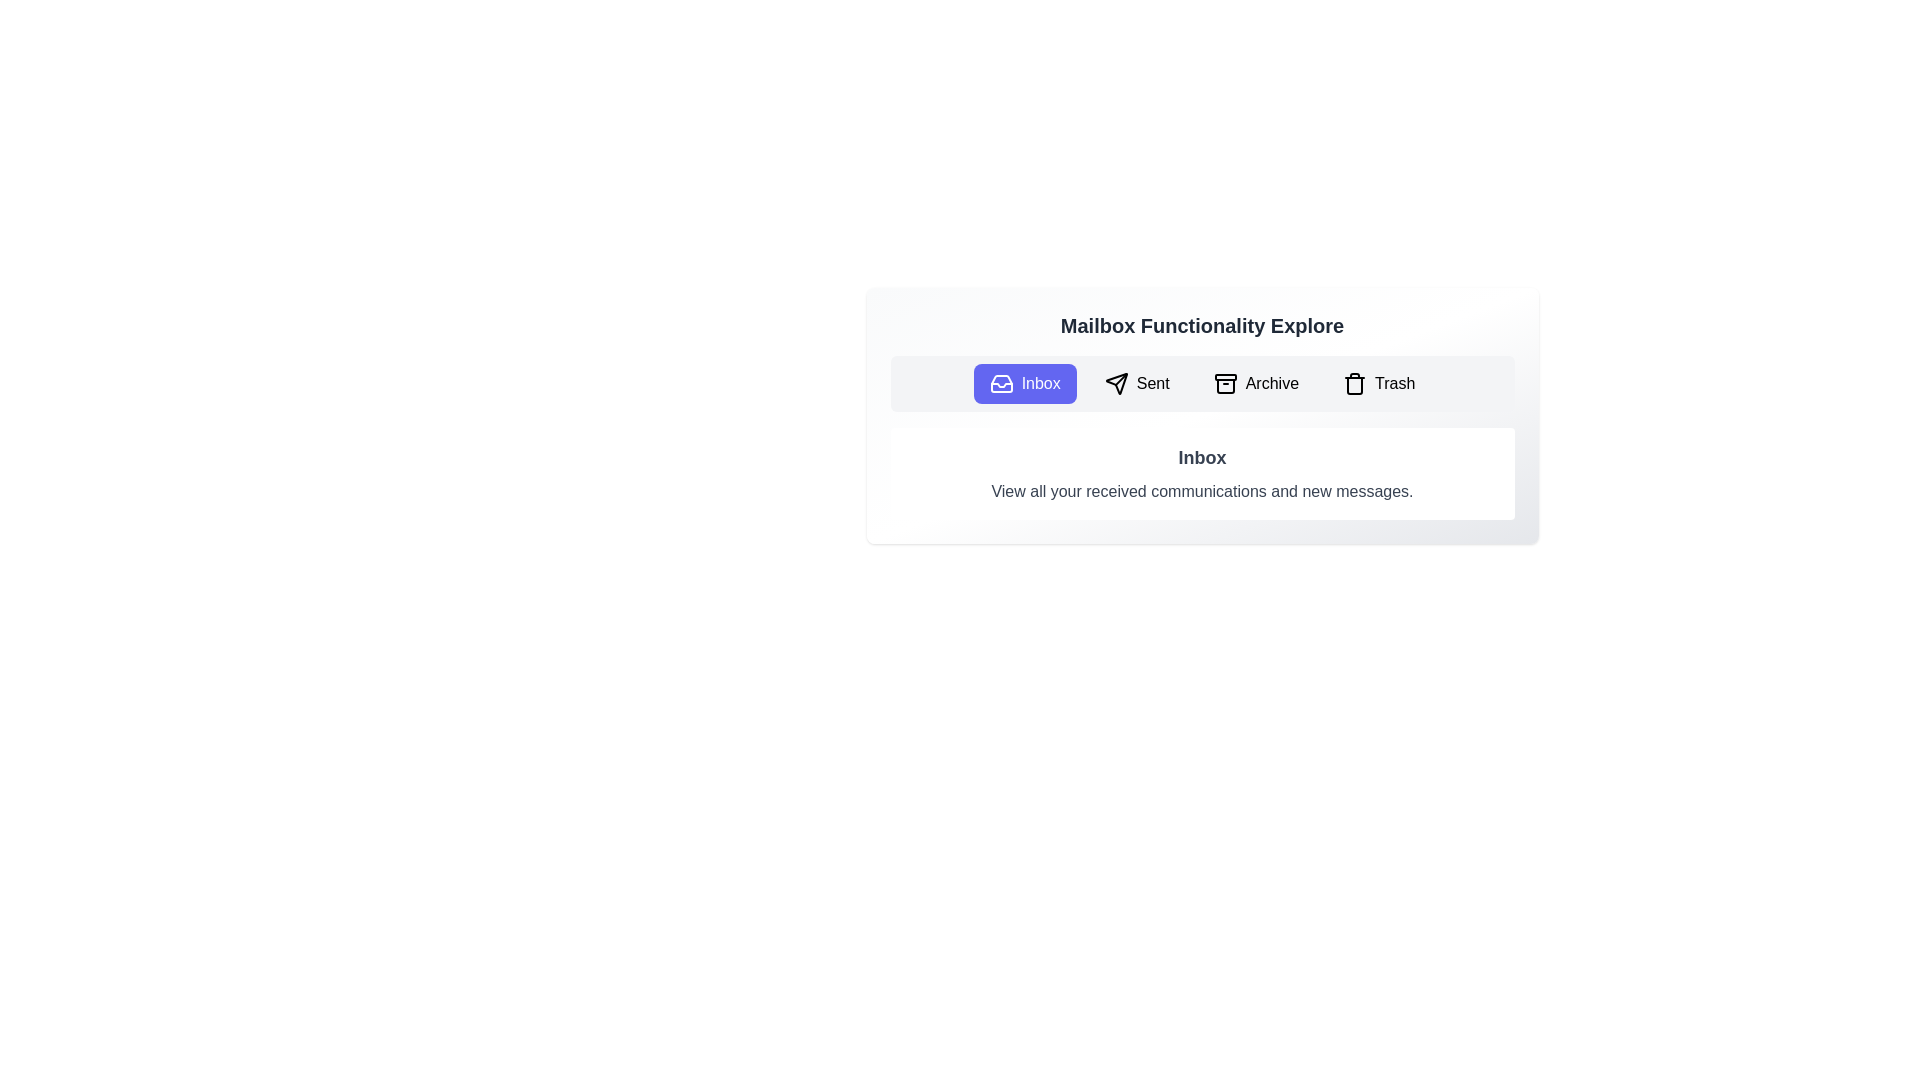  Describe the element at coordinates (1137, 384) in the screenshot. I see `the Sent tab to switch to its content` at that location.